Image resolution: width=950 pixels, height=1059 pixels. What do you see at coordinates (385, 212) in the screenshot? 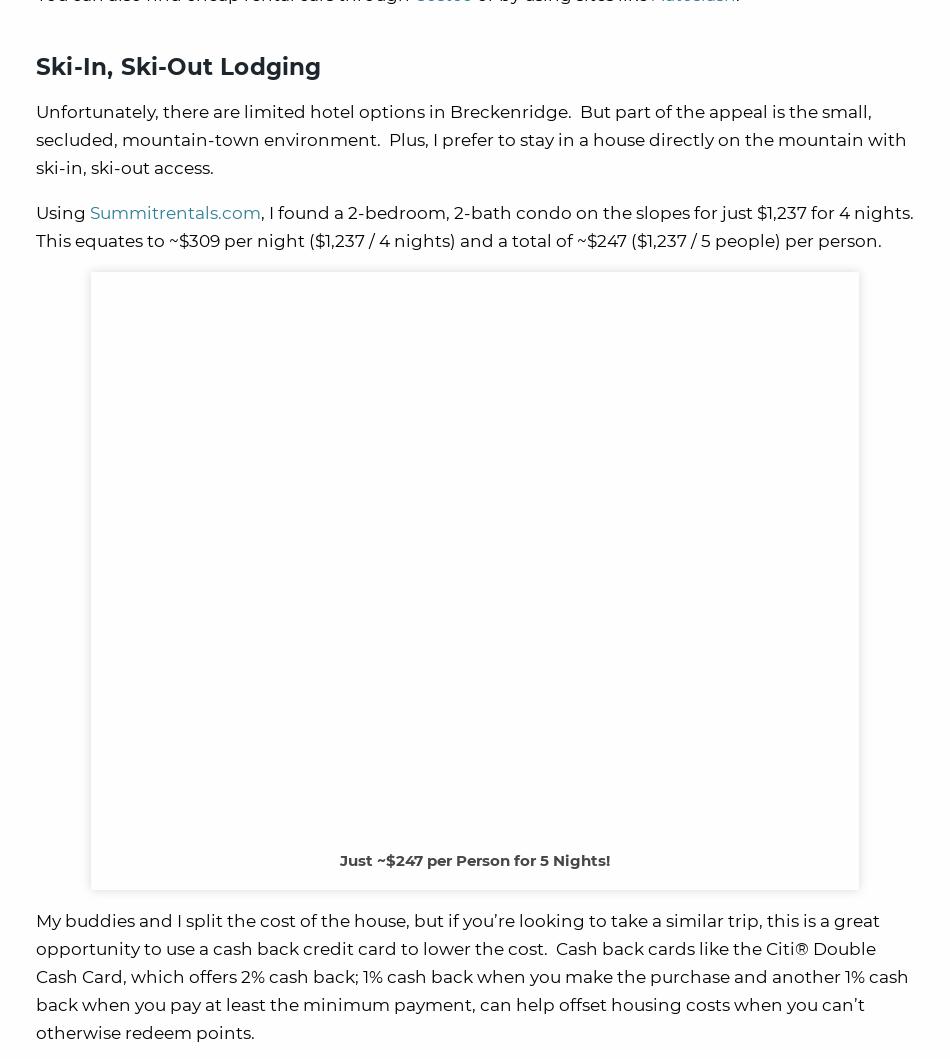
I see `', I found a 2-bedroom, 2-bath'` at bounding box center [385, 212].